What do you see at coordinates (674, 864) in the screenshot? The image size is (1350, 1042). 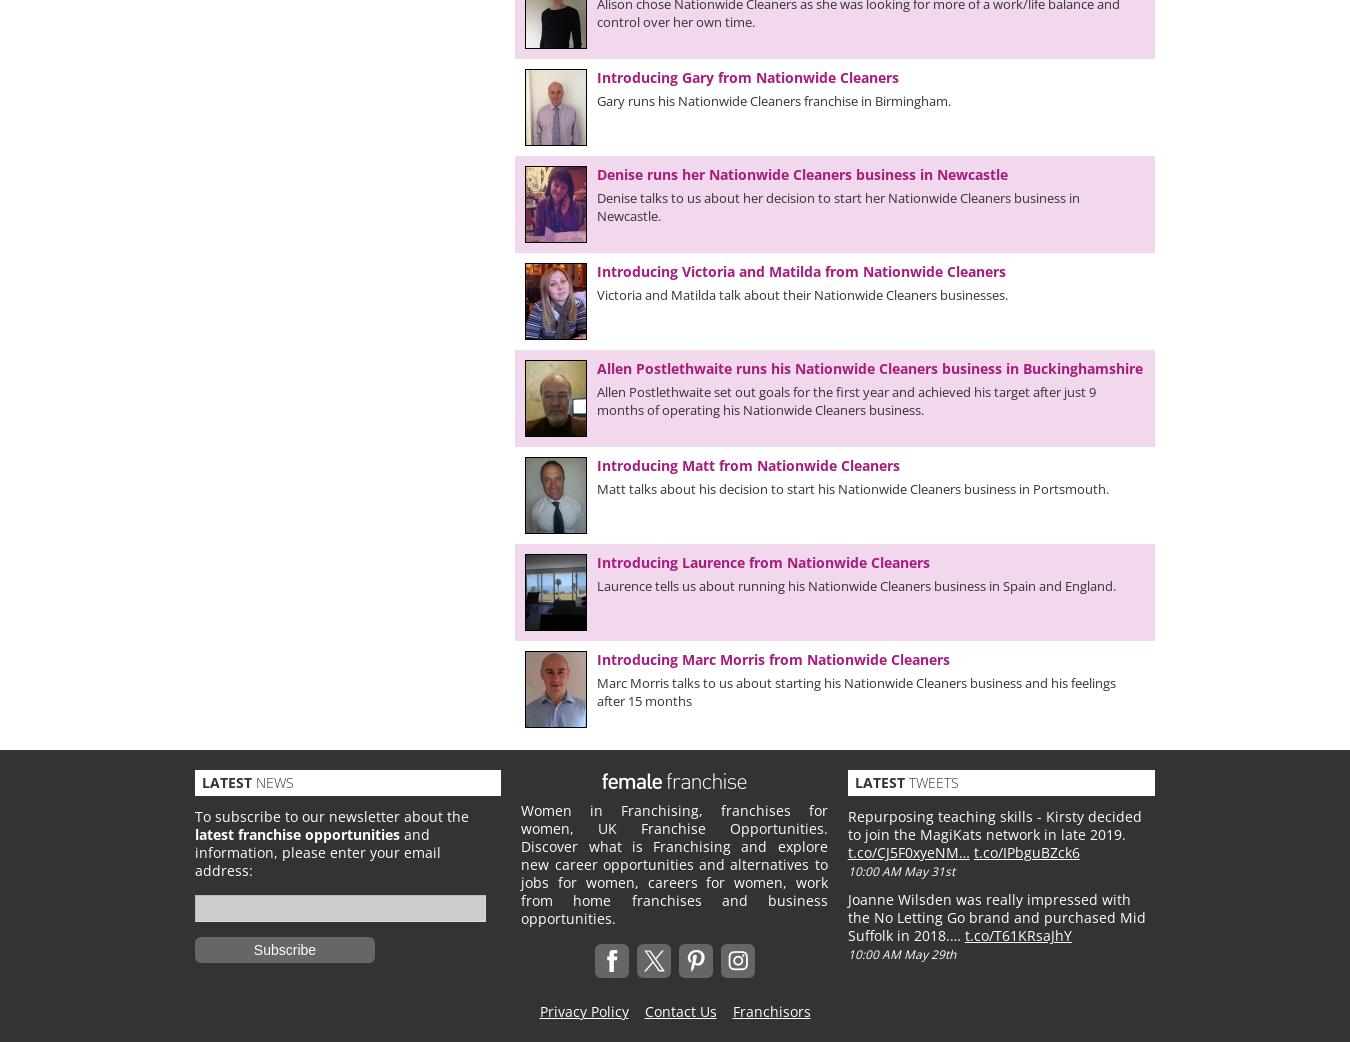 I see `'Women in Franchising, franchises for women, UK Franchise Opportunities. Discover what is Franchising and explore new career opportunities and alternatives to jobs for women, careers for women, work from home franchises and business opportunities.'` at bounding box center [674, 864].